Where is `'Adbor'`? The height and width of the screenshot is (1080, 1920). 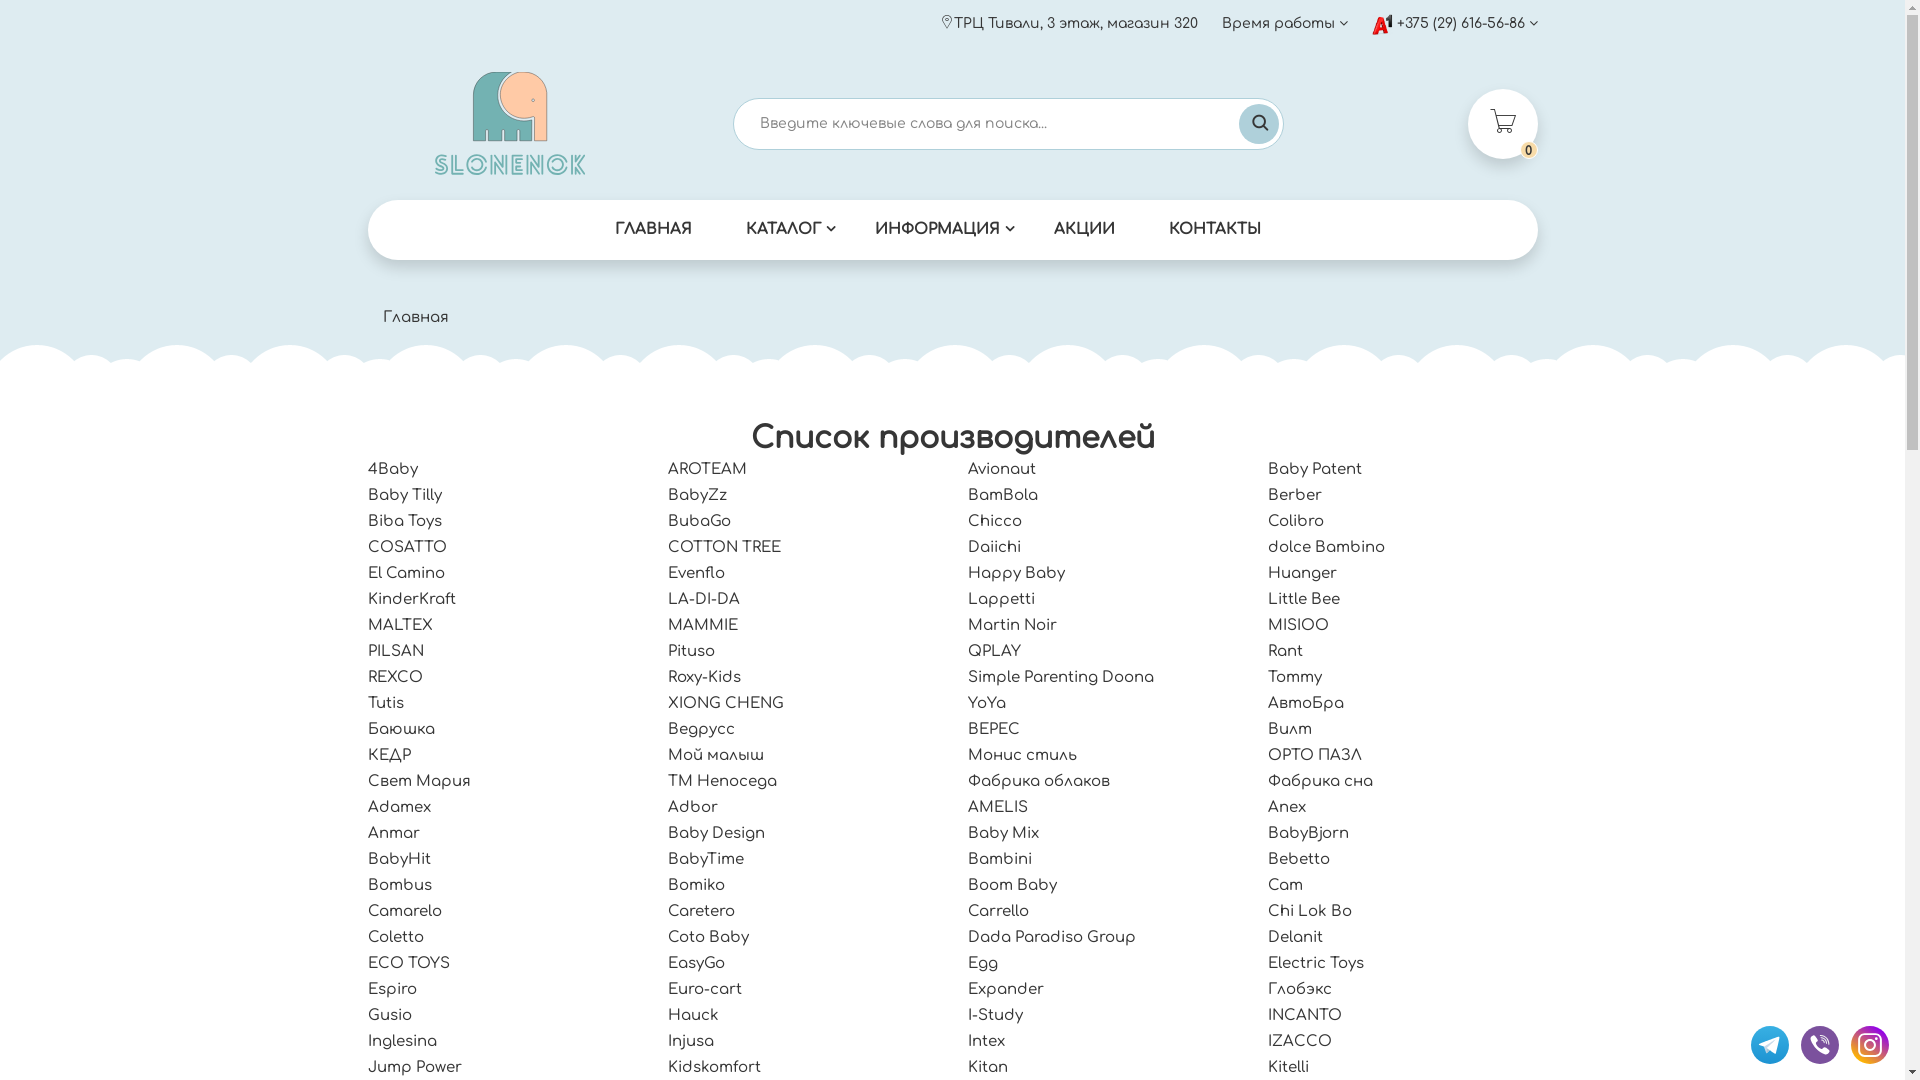
'Adbor' is located at coordinates (692, 806).